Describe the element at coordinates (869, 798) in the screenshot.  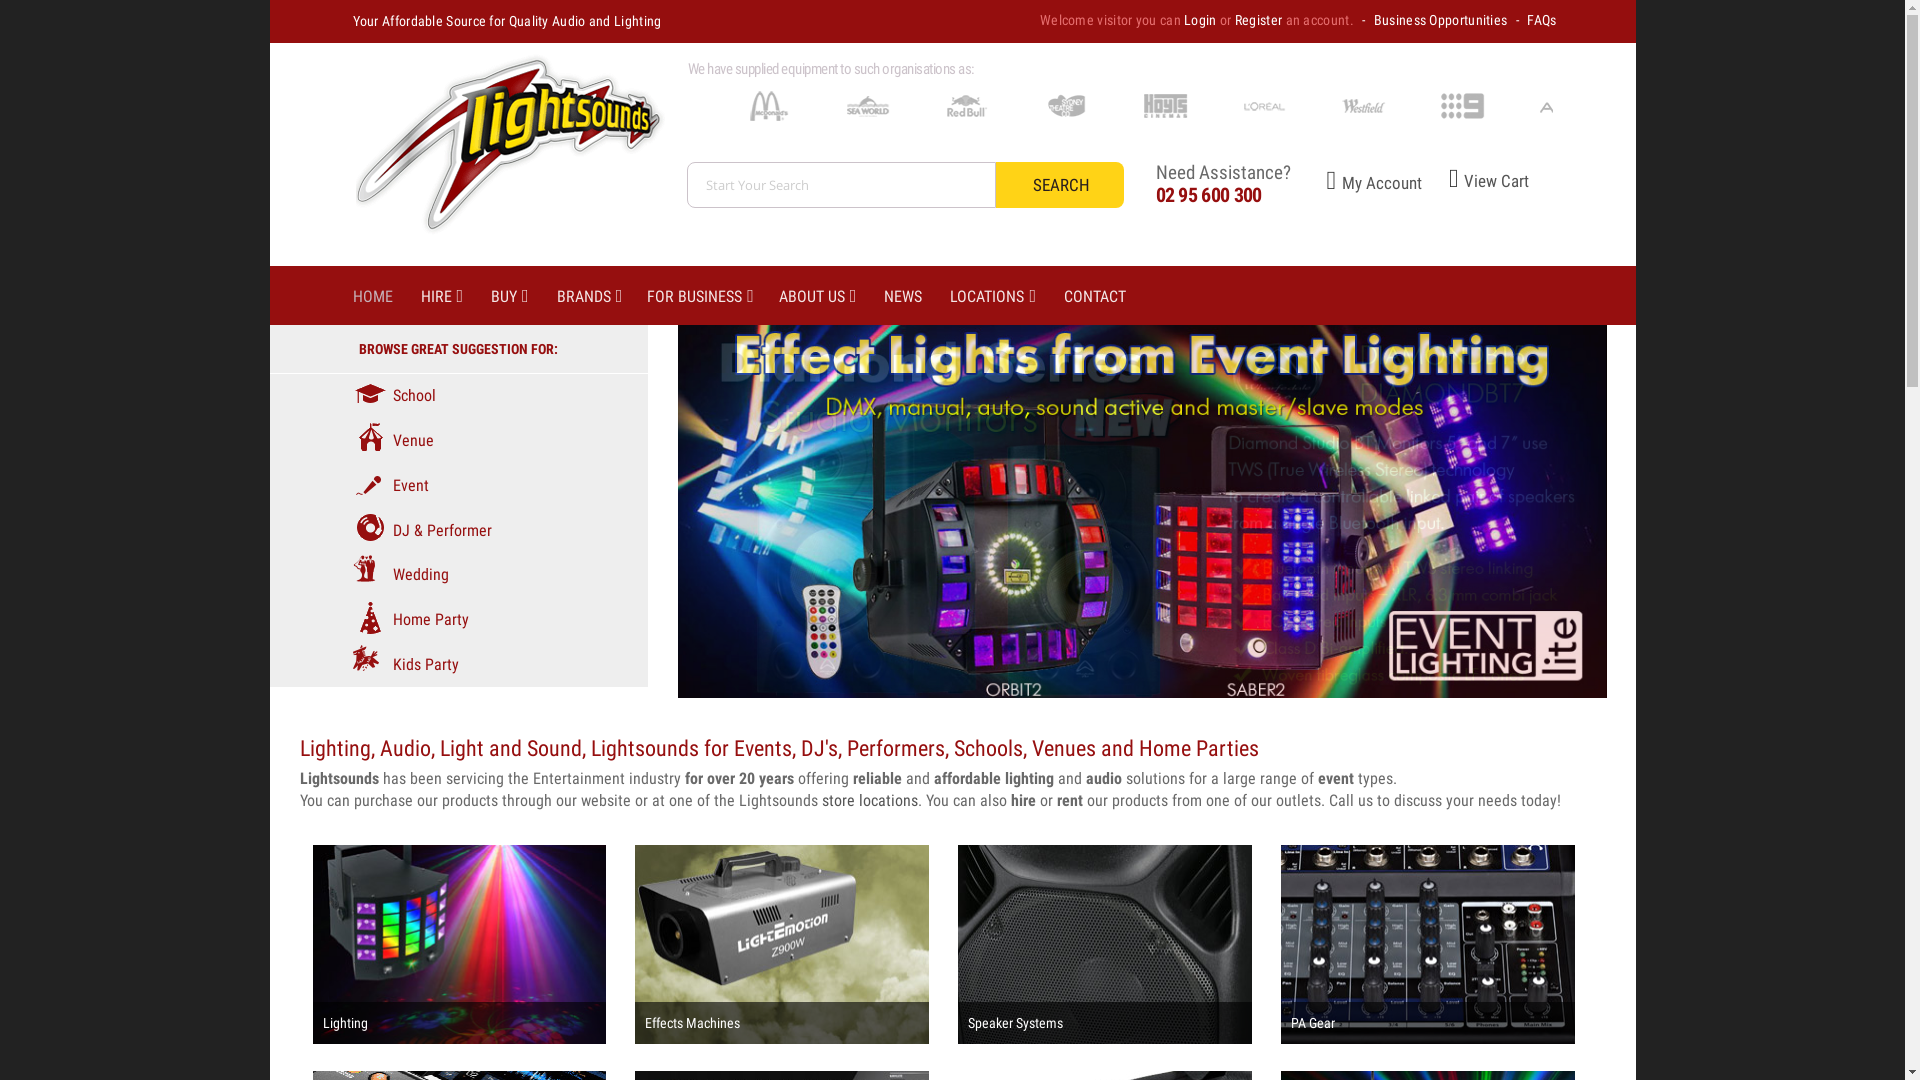
I see `'store locations'` at that location.